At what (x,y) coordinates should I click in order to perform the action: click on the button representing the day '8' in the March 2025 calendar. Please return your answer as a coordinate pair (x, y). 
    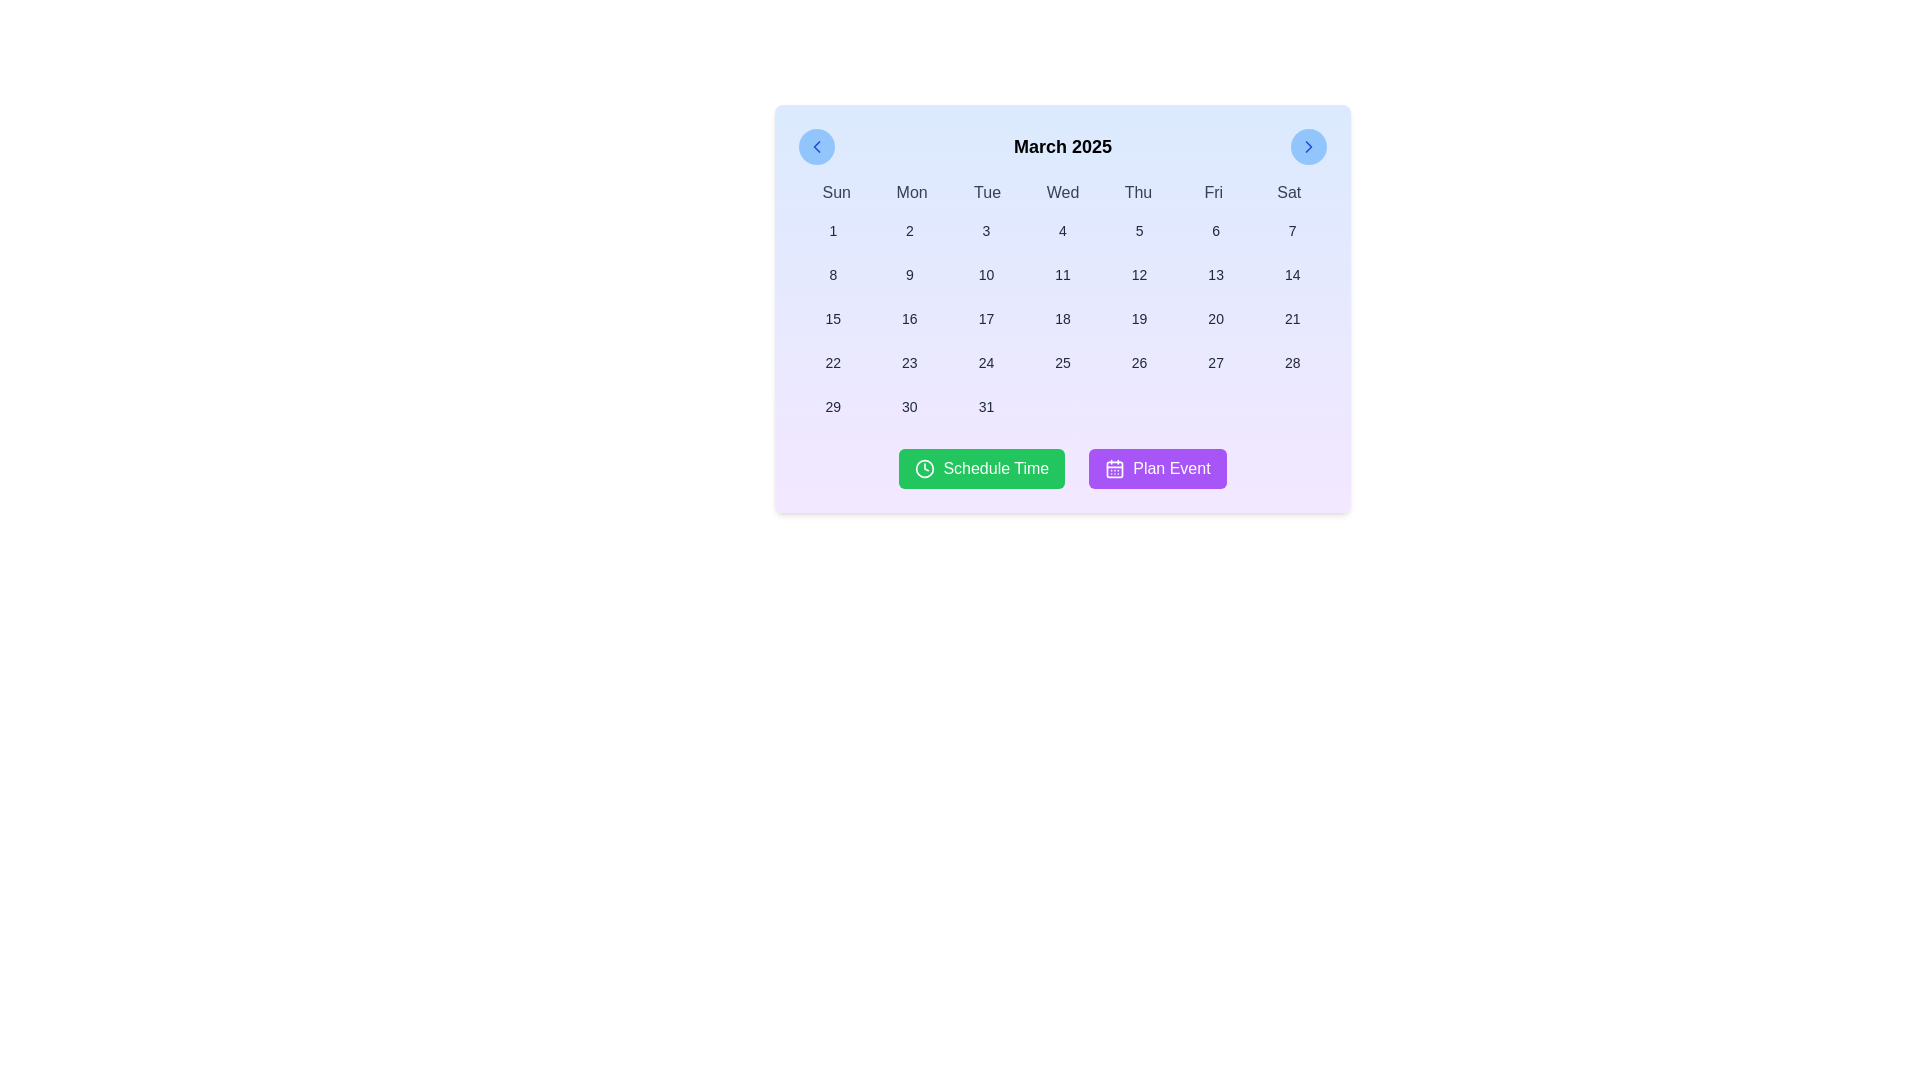
    Looking at the image, I should click on (833, 274).